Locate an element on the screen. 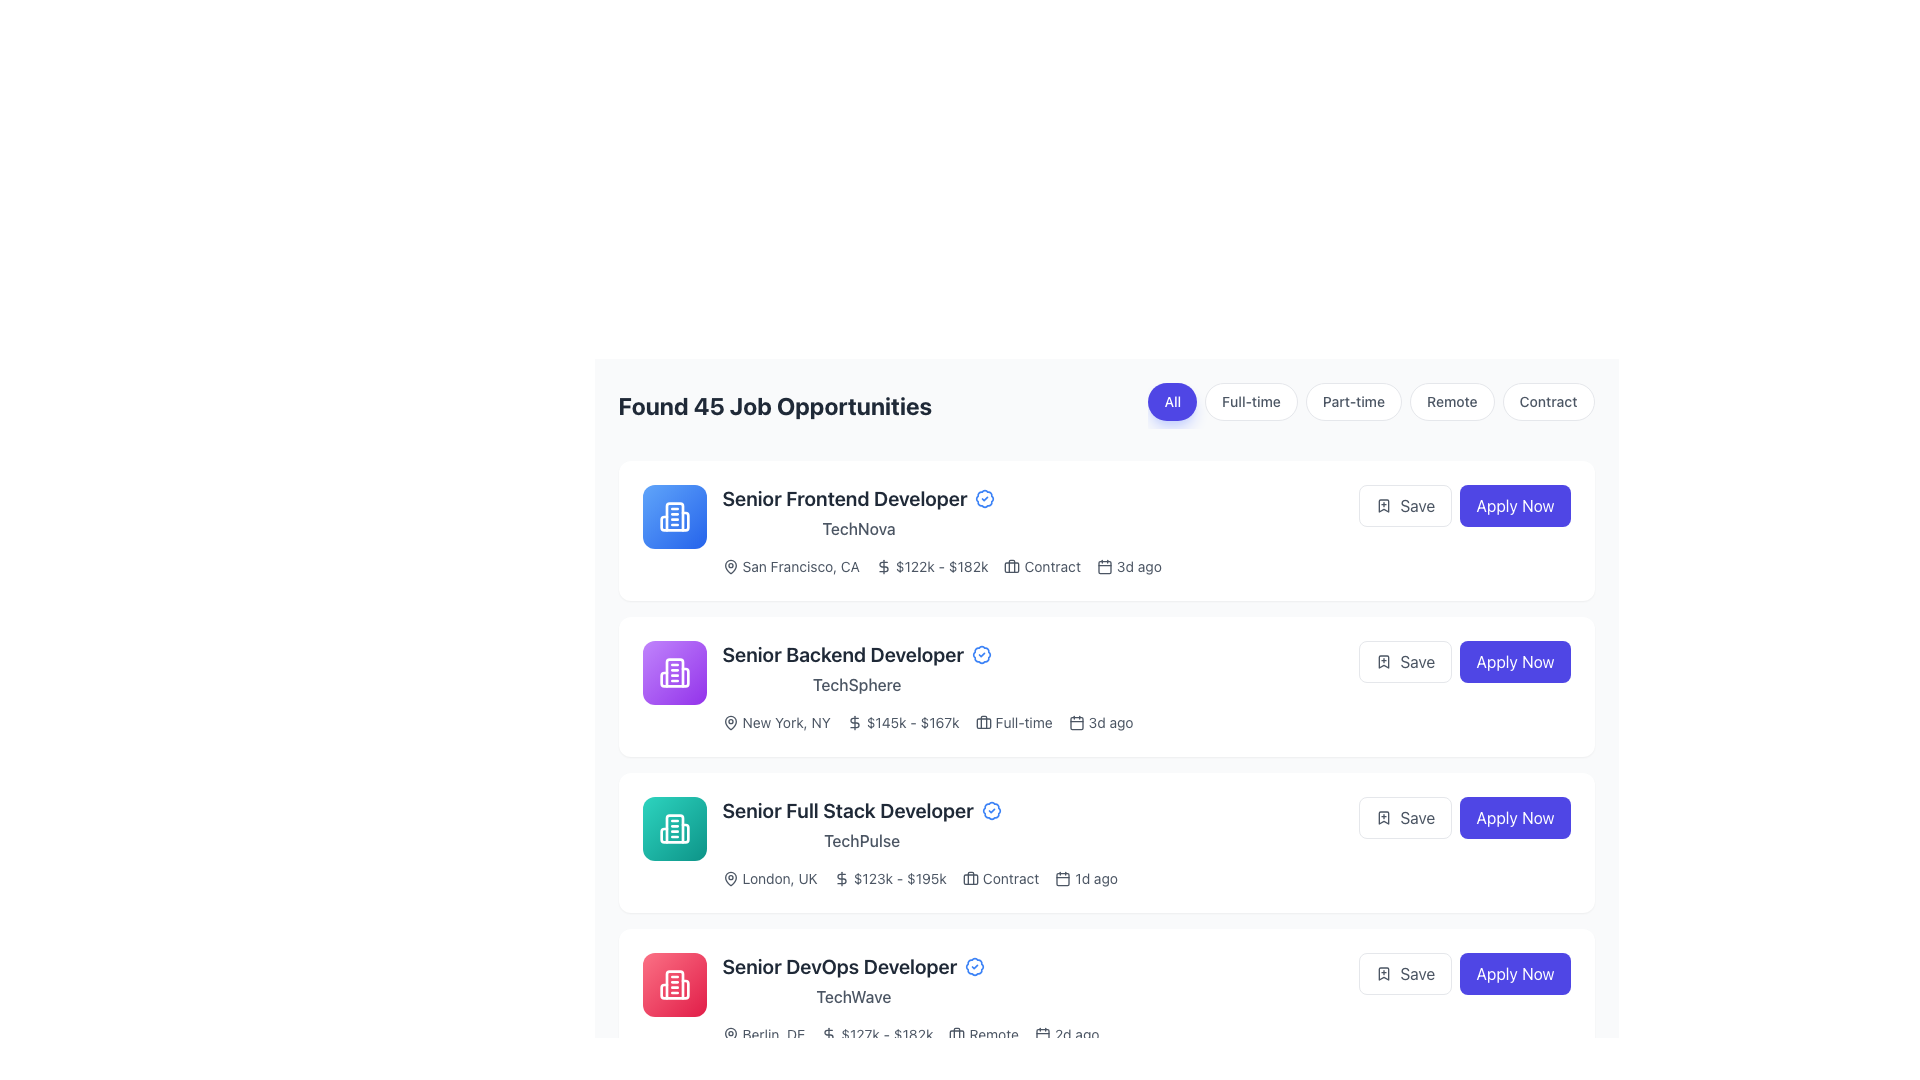 The height and width of the screenshot is (1080, 1920). the small rectangle representing the calendar icon within the job listing section, located beneath the job type label and adjacent to the posting date is located at coordinates (1075, 723).